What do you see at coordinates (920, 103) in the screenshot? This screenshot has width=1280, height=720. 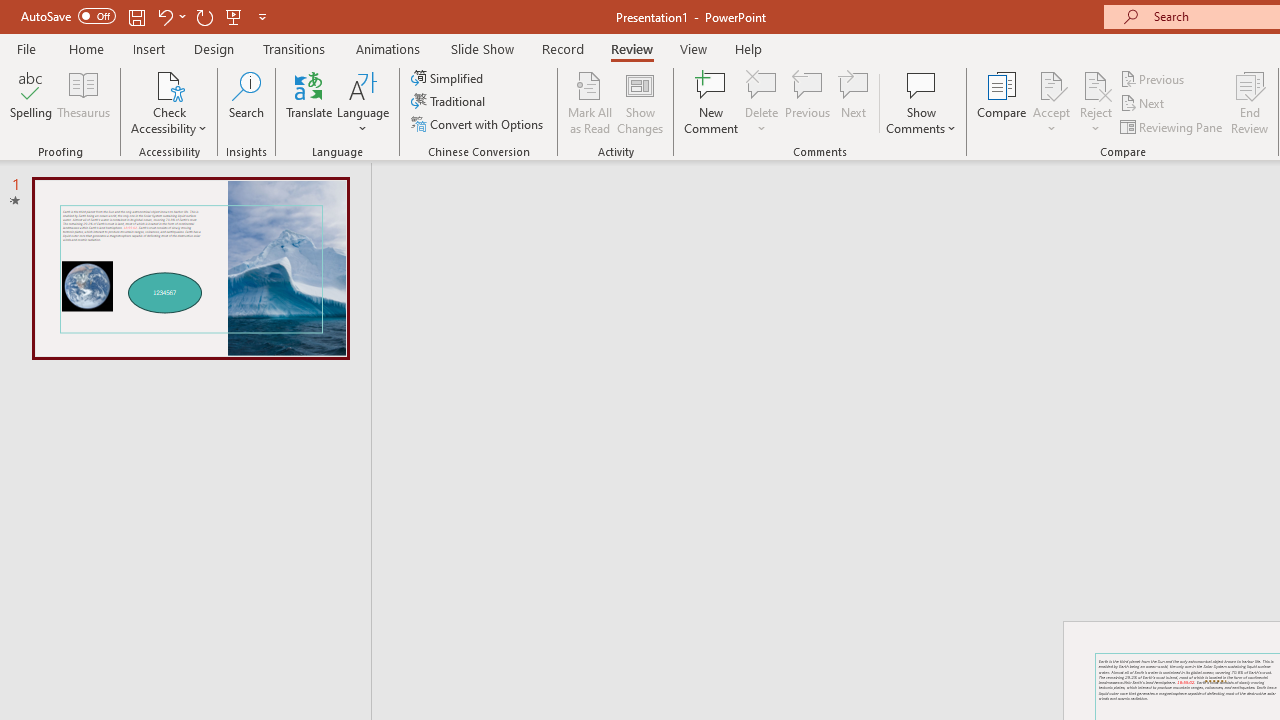 I see `'Show Comments'` at bounding box center [920, 103].